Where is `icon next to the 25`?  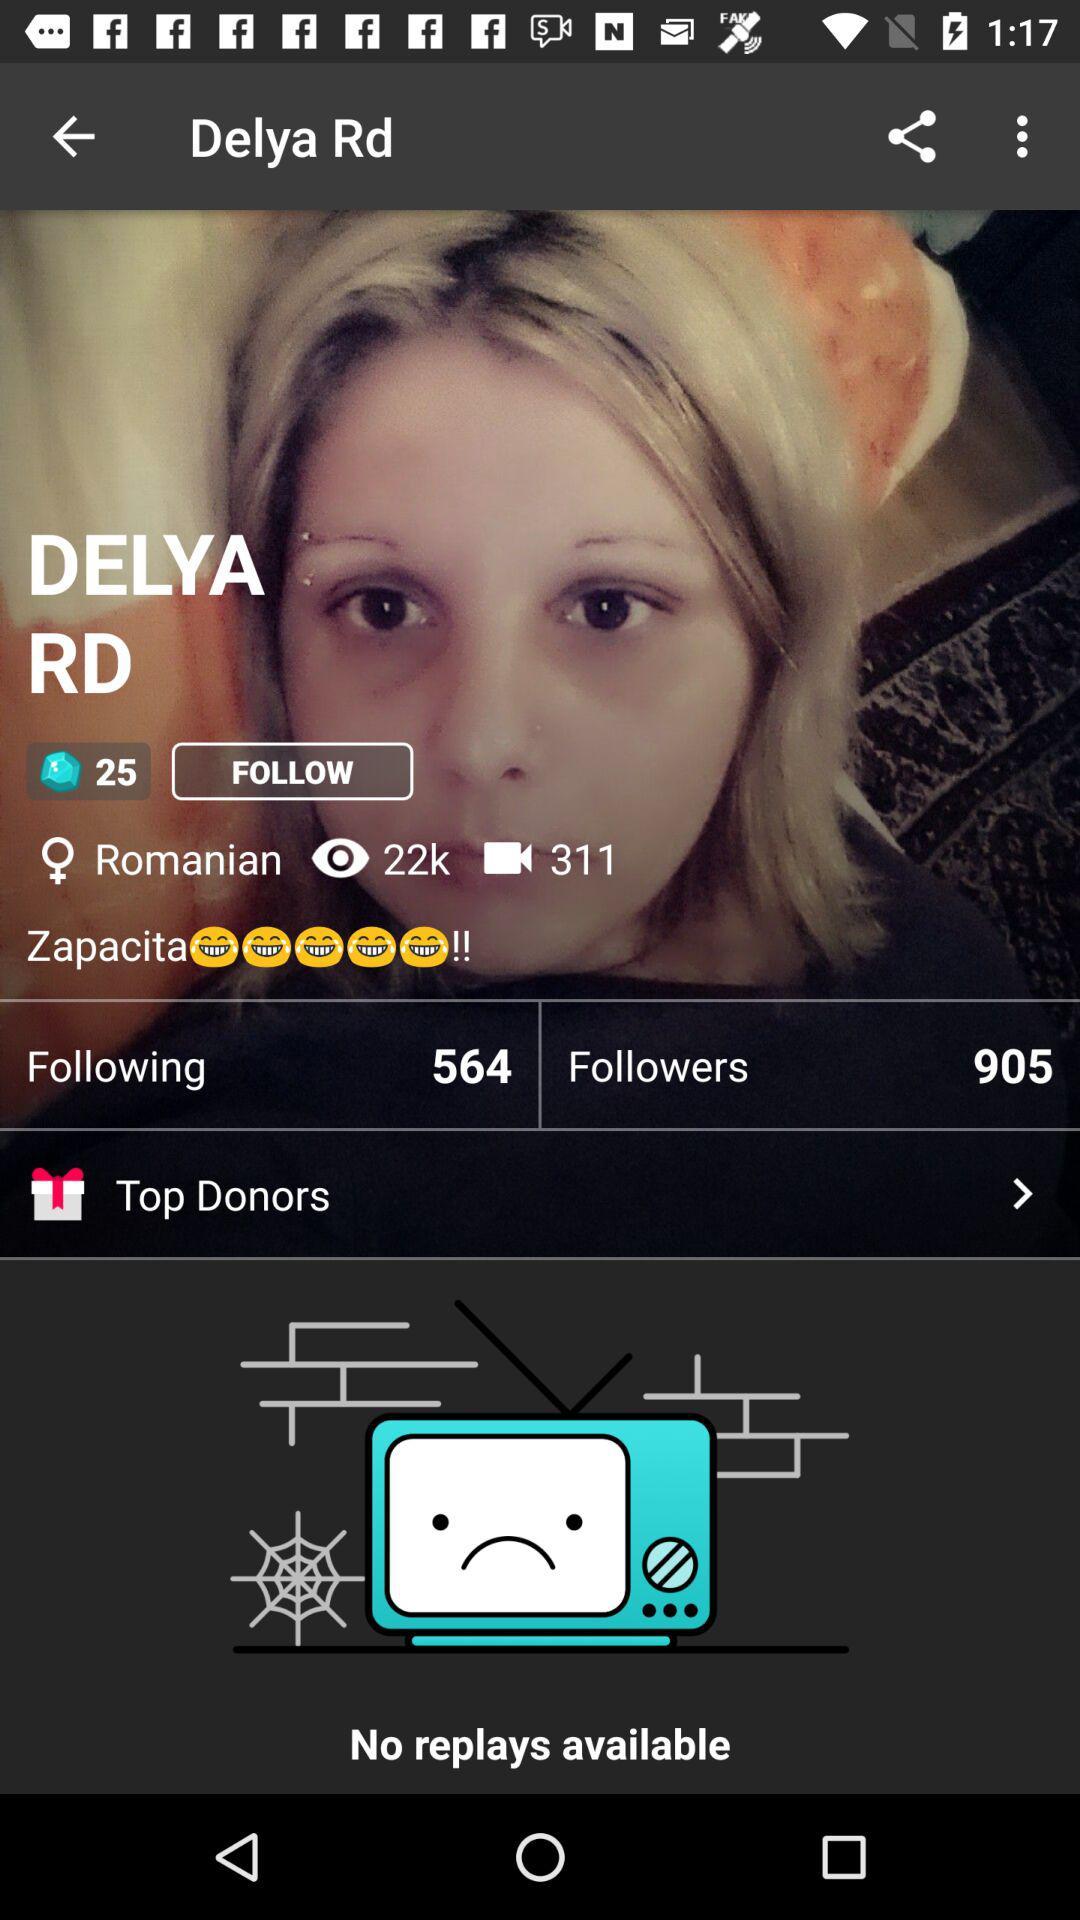 icon next to the 25 is located at coordinates (292, 770).